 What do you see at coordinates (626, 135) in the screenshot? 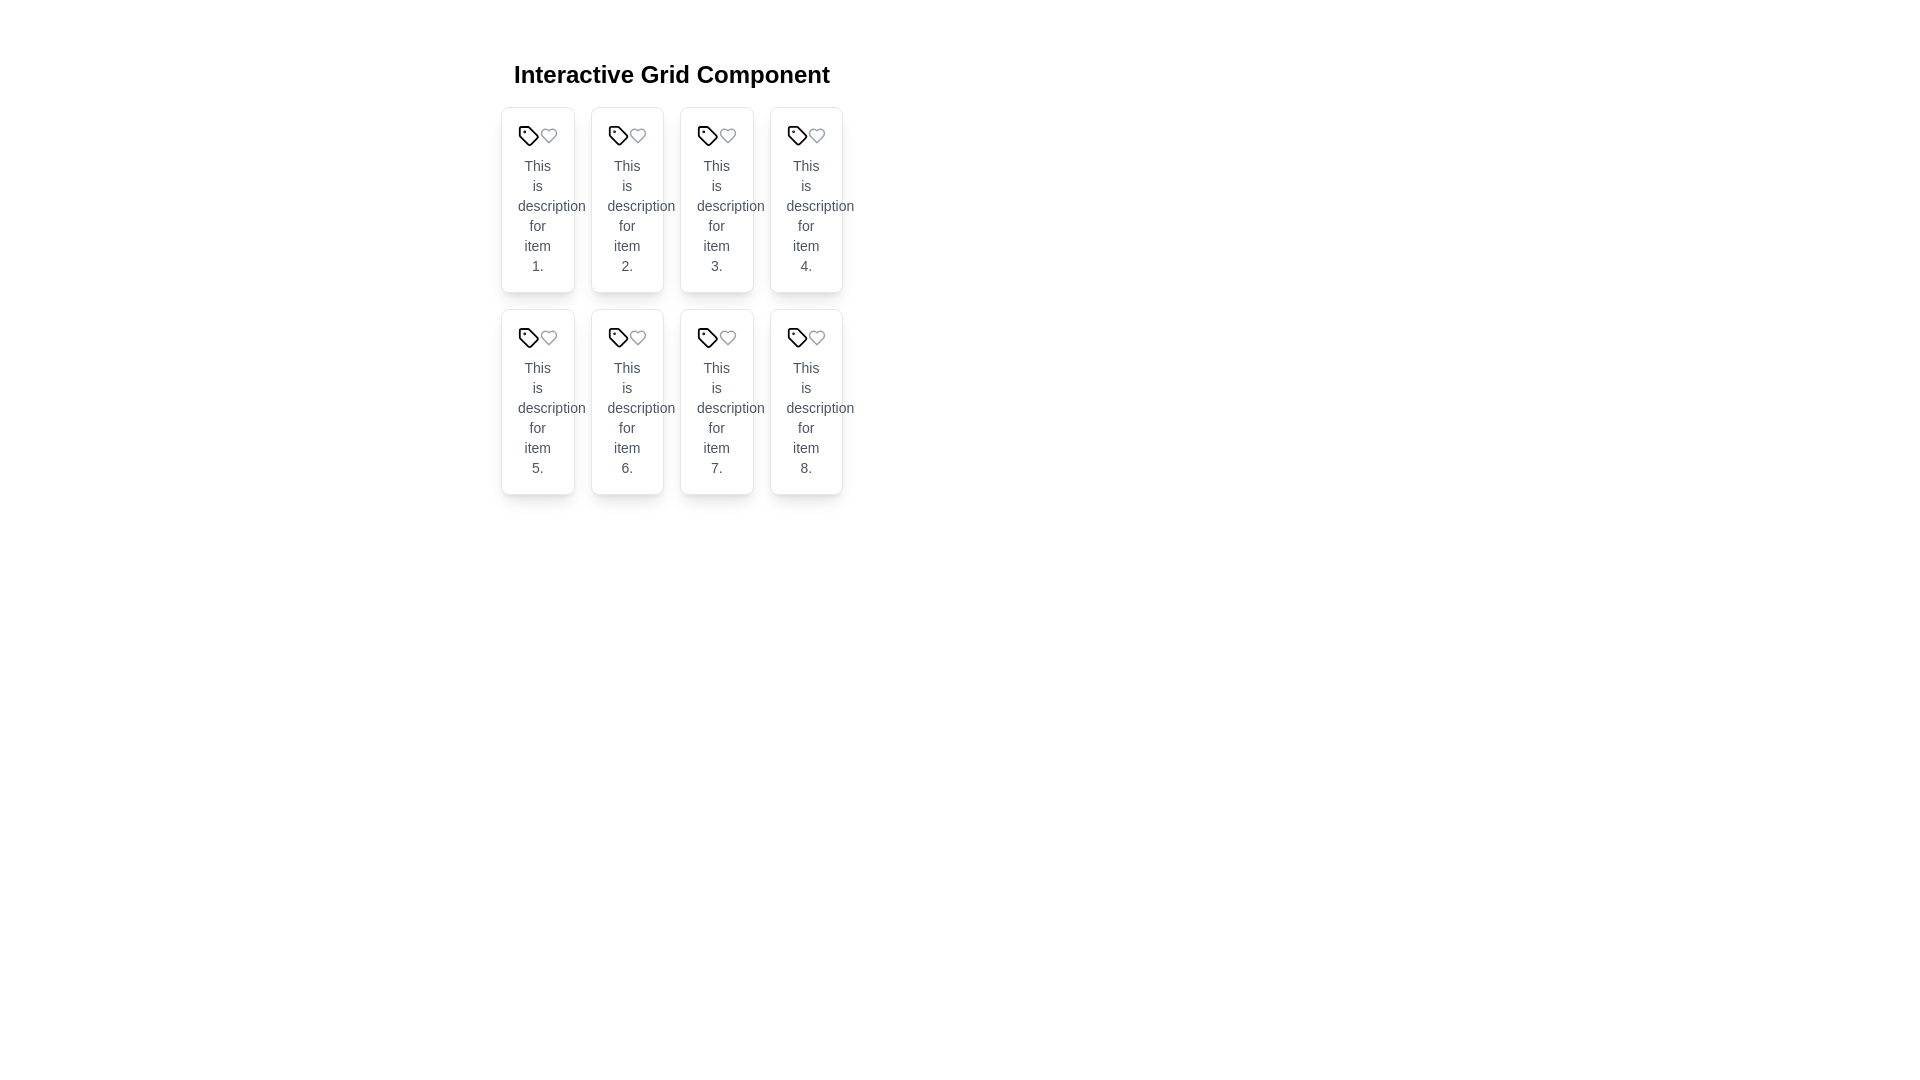
I see `the tag icon located in the second position on the top row of the interactive grid layout` at bounding box center [626, 135].